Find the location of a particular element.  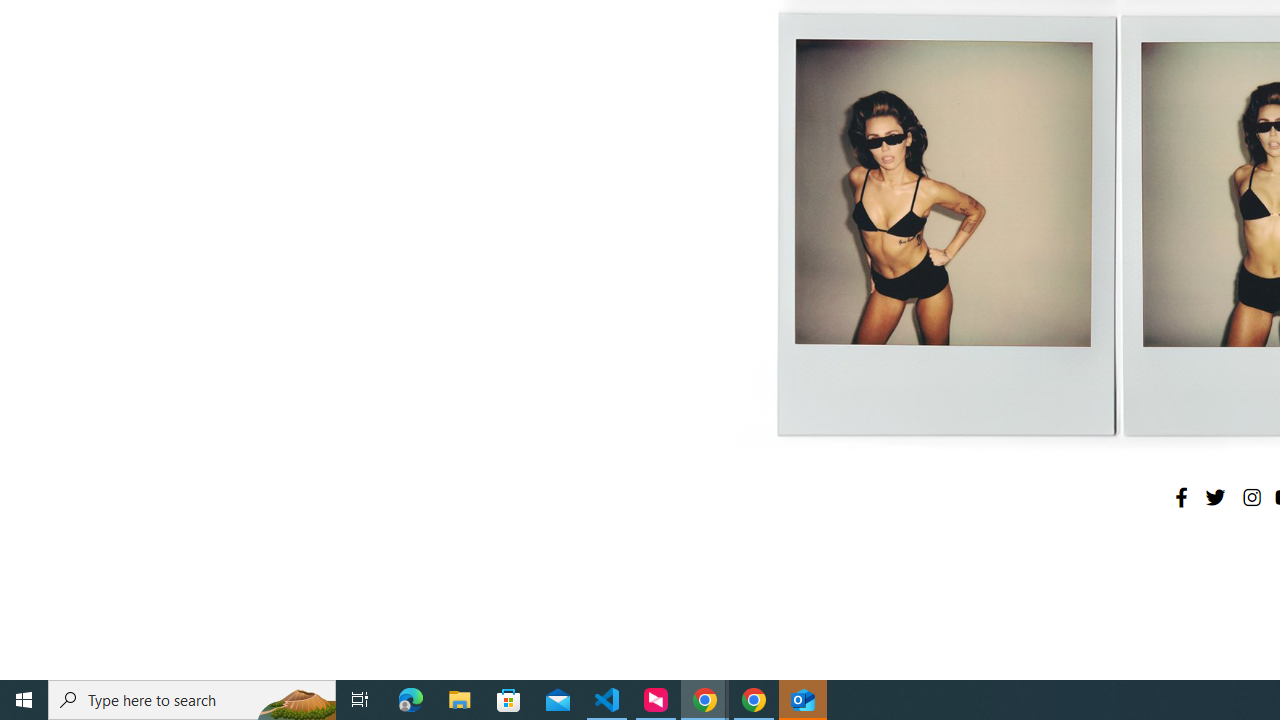

'Facebook' is located at coordinates (1181, 496).